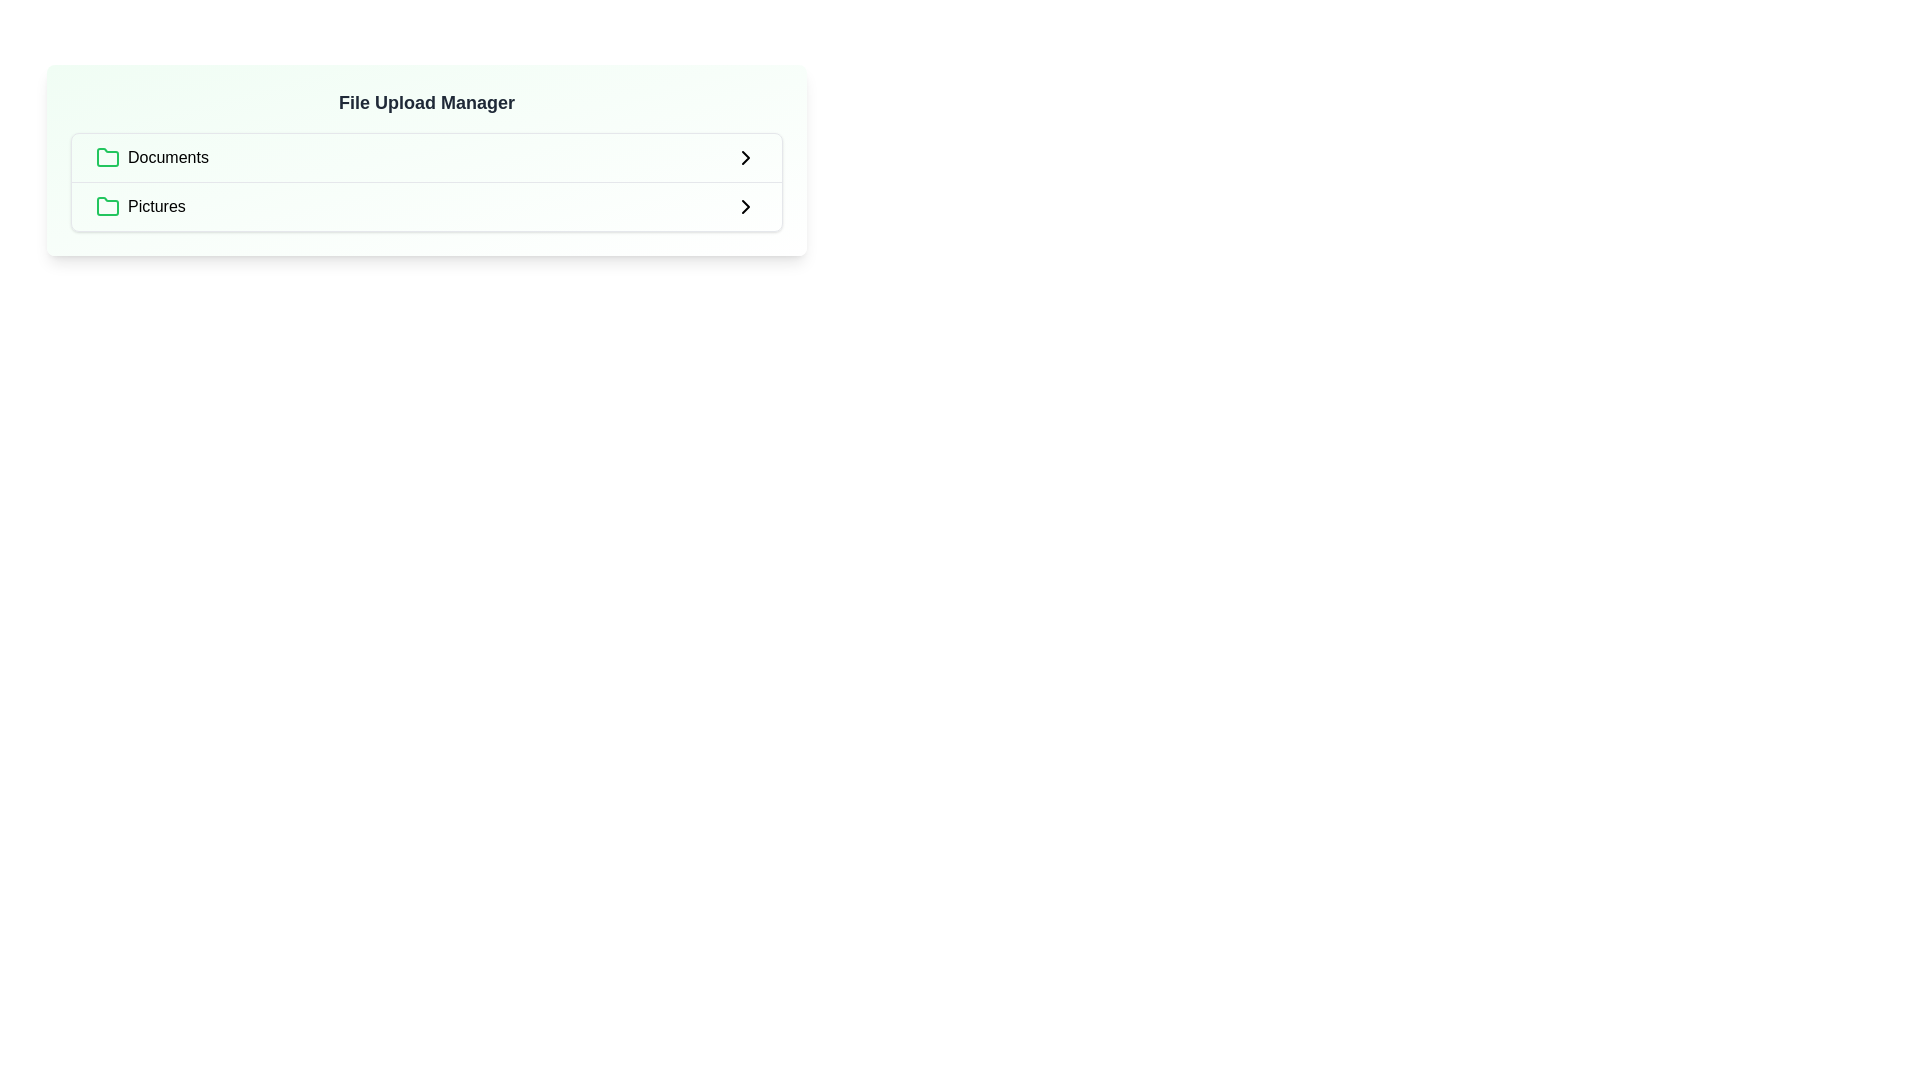 This screenshot has height=1080, width=1920. What do you see at coordinates (744, 157) in the screenshot?
I see `the right-facing chevron icon indicating expandability` at bounding box center [744, 157].